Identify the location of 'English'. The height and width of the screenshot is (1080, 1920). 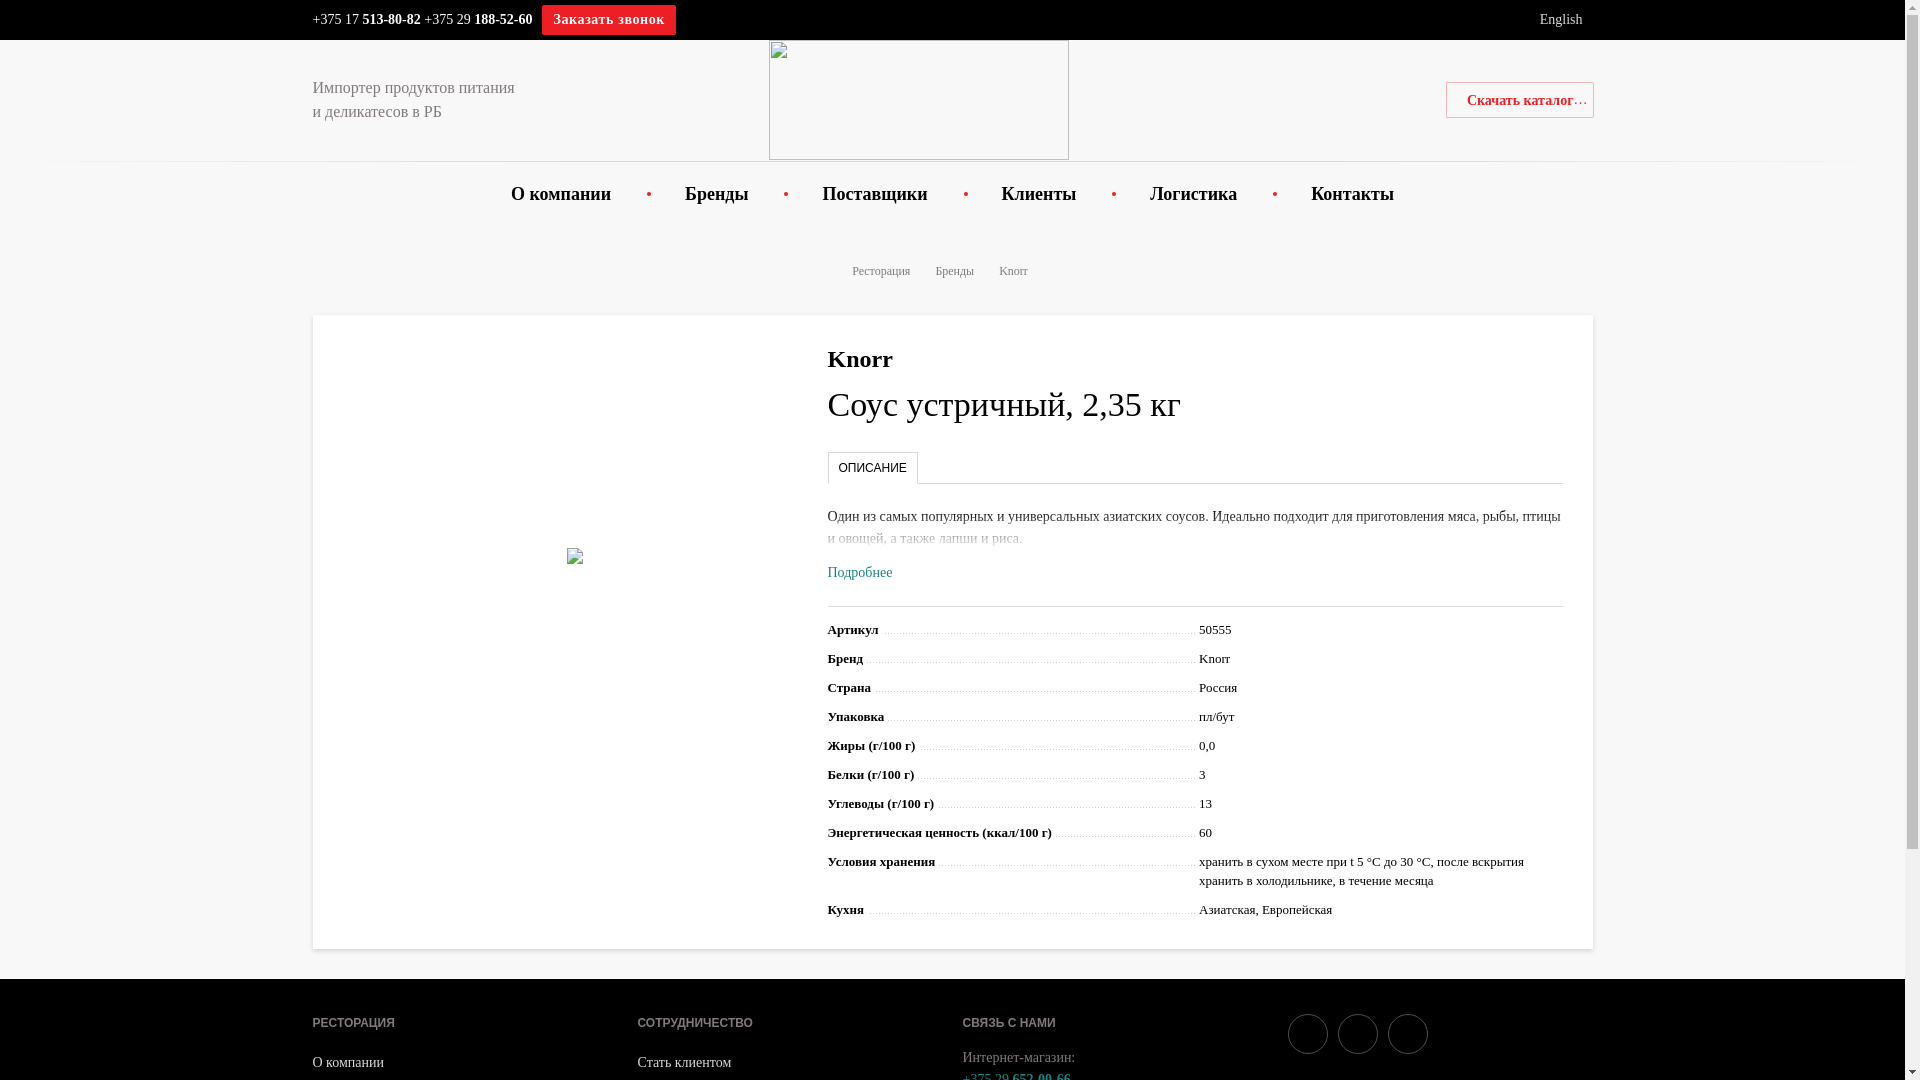
(1560, 19).